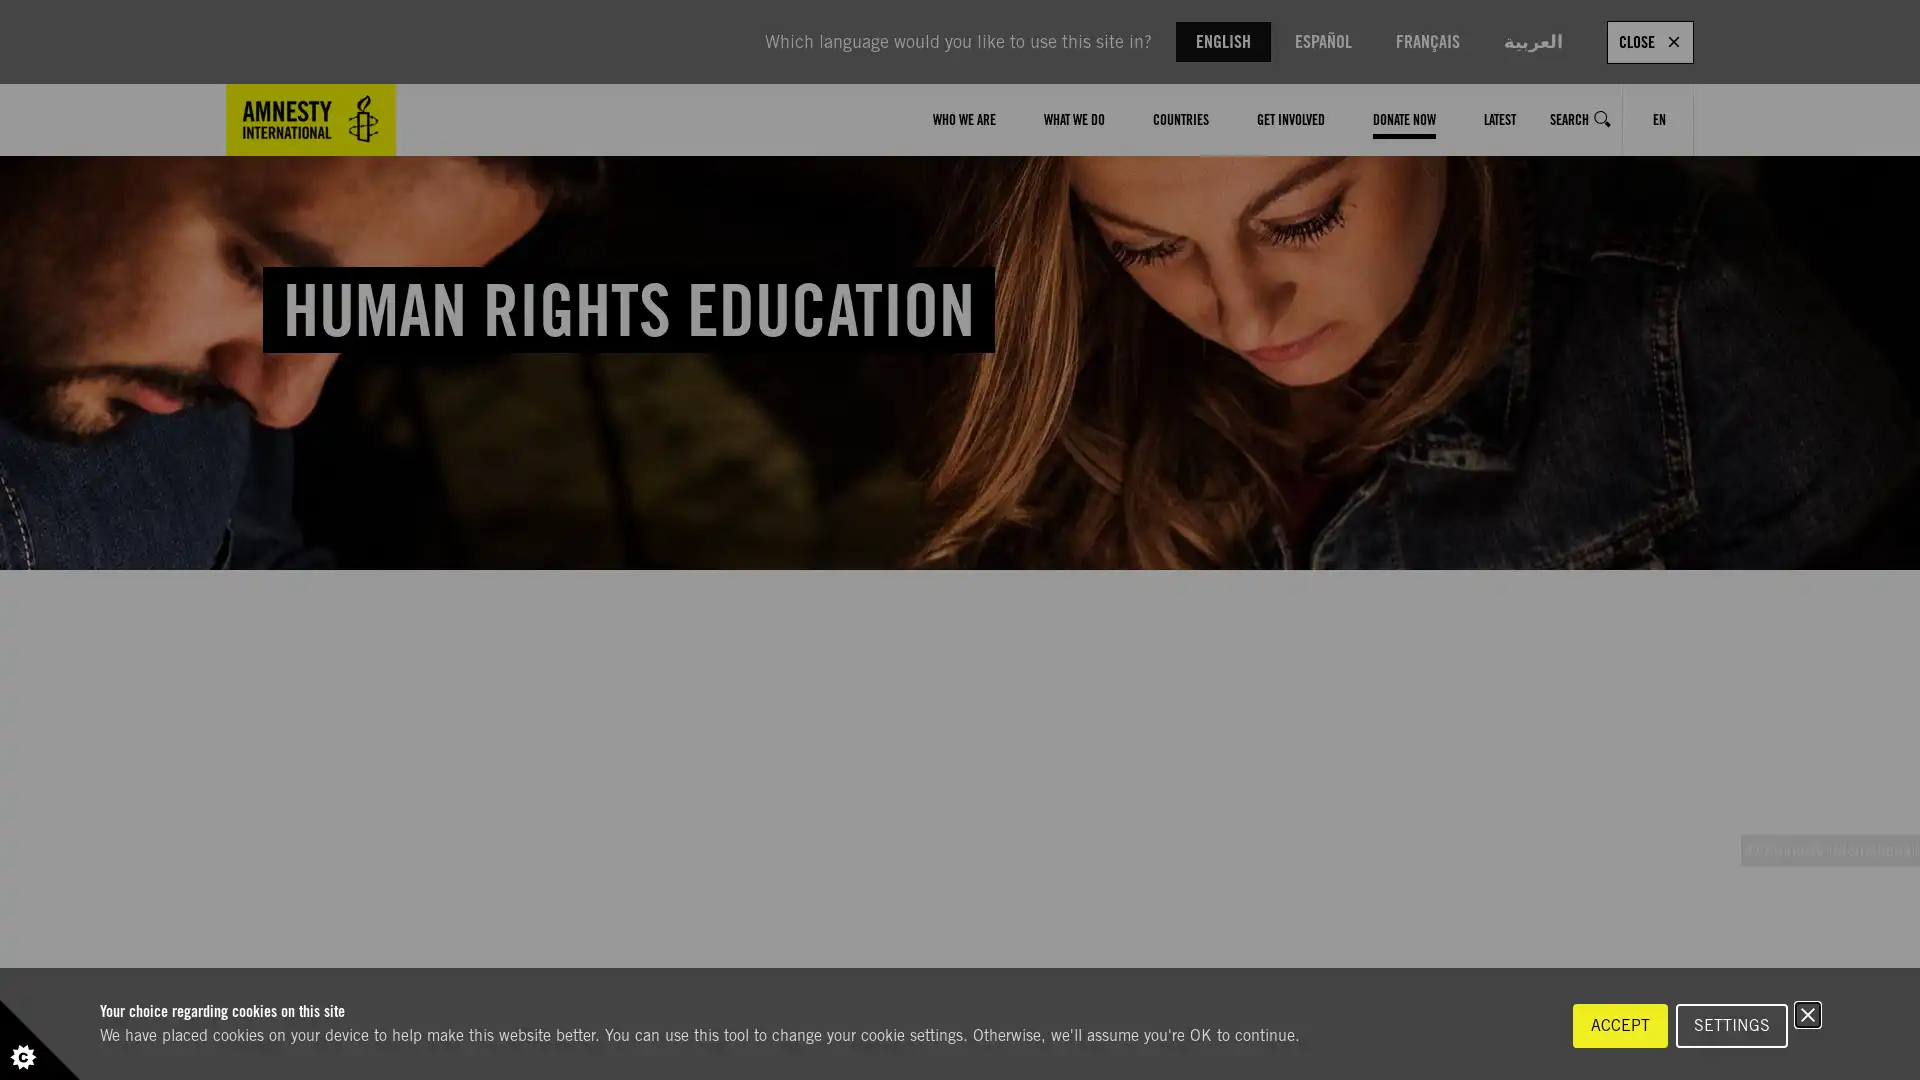 This screenshot has width=1920, height=1080. I want to click on SETTINGS, so click(1731, 1026).